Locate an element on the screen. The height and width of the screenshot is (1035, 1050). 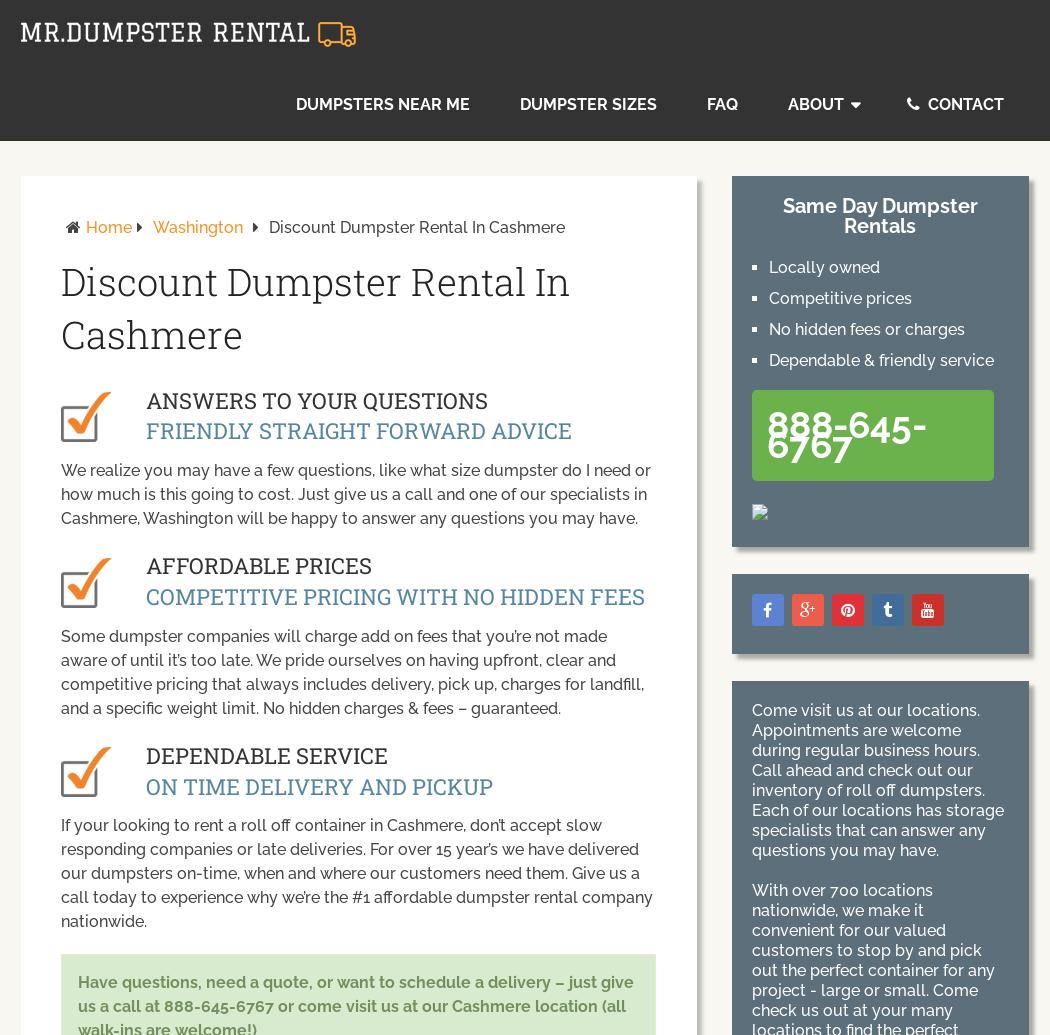
'Same Day Dumpster Rentals' is located at coordinates (878, 216).